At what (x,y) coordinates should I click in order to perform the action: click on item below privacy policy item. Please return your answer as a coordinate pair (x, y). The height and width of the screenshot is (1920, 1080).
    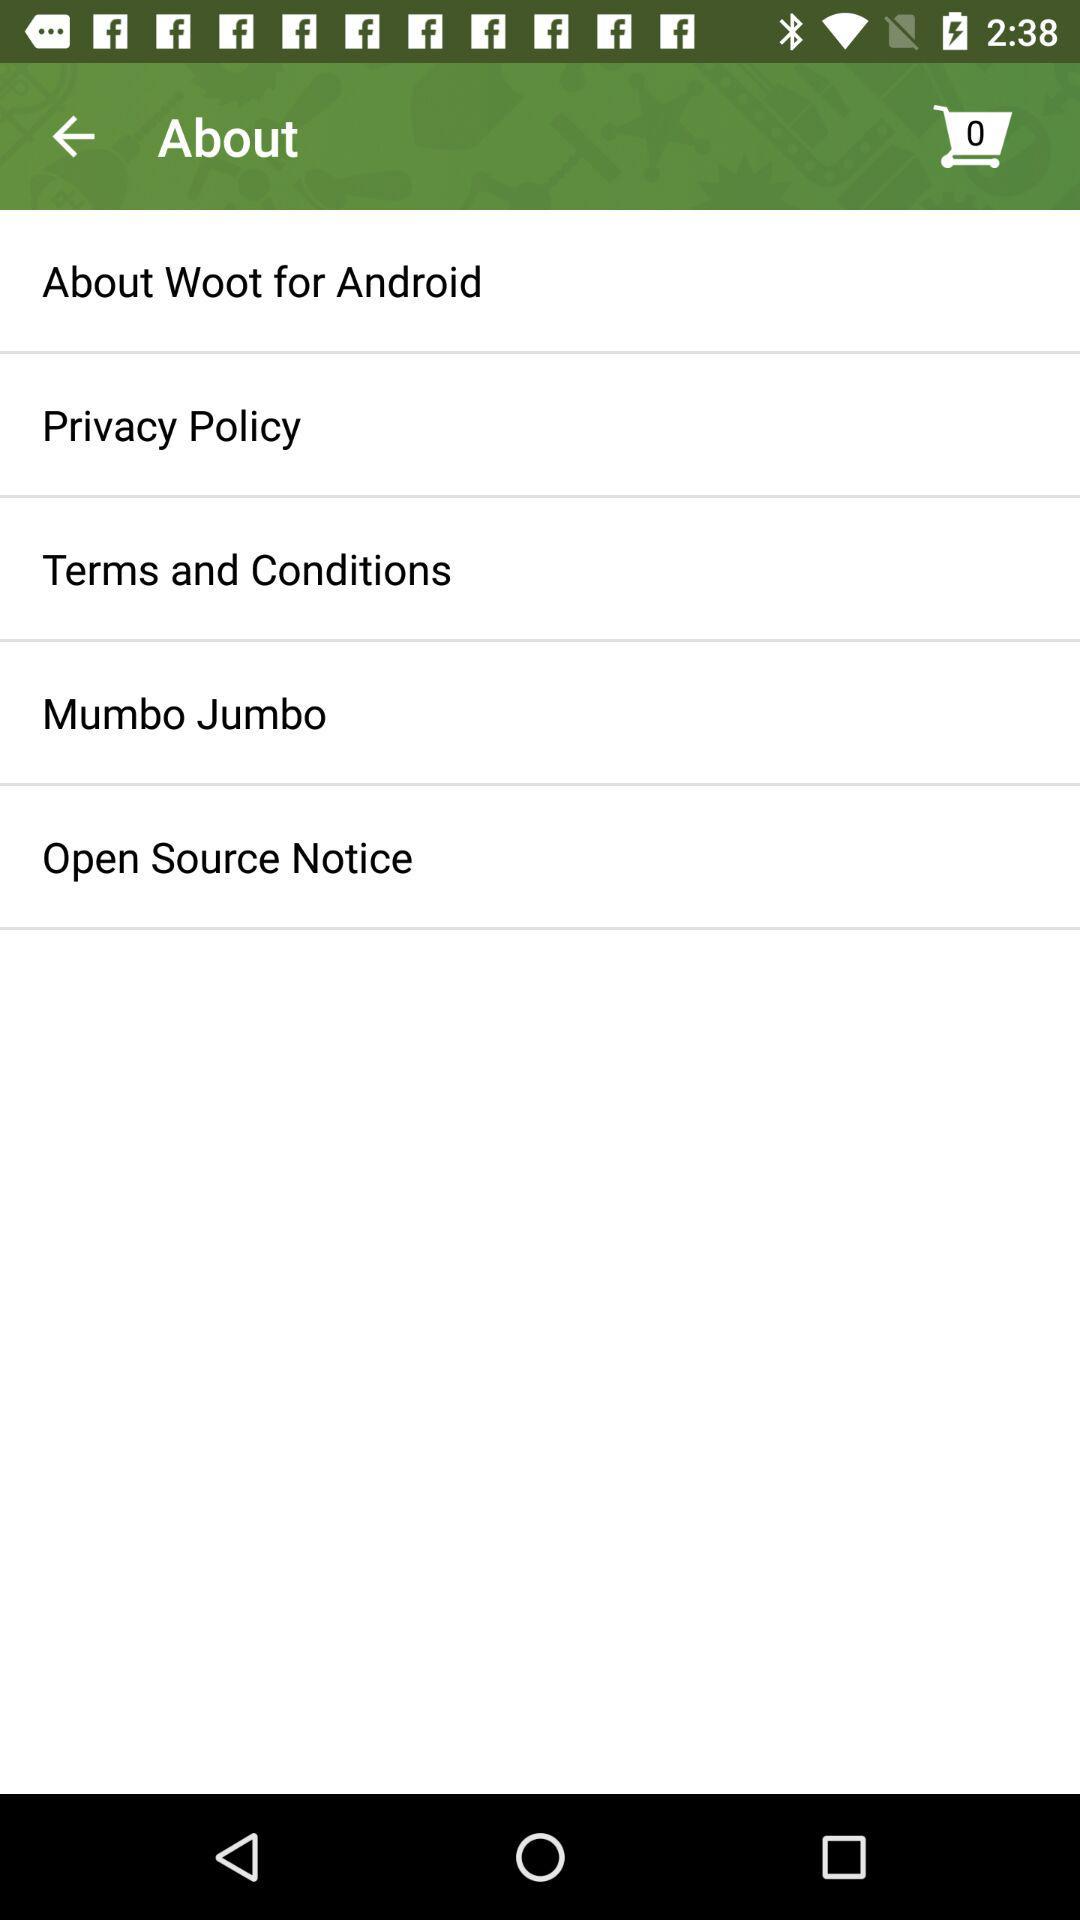
    Looking at the image, I should click on (246, 567).